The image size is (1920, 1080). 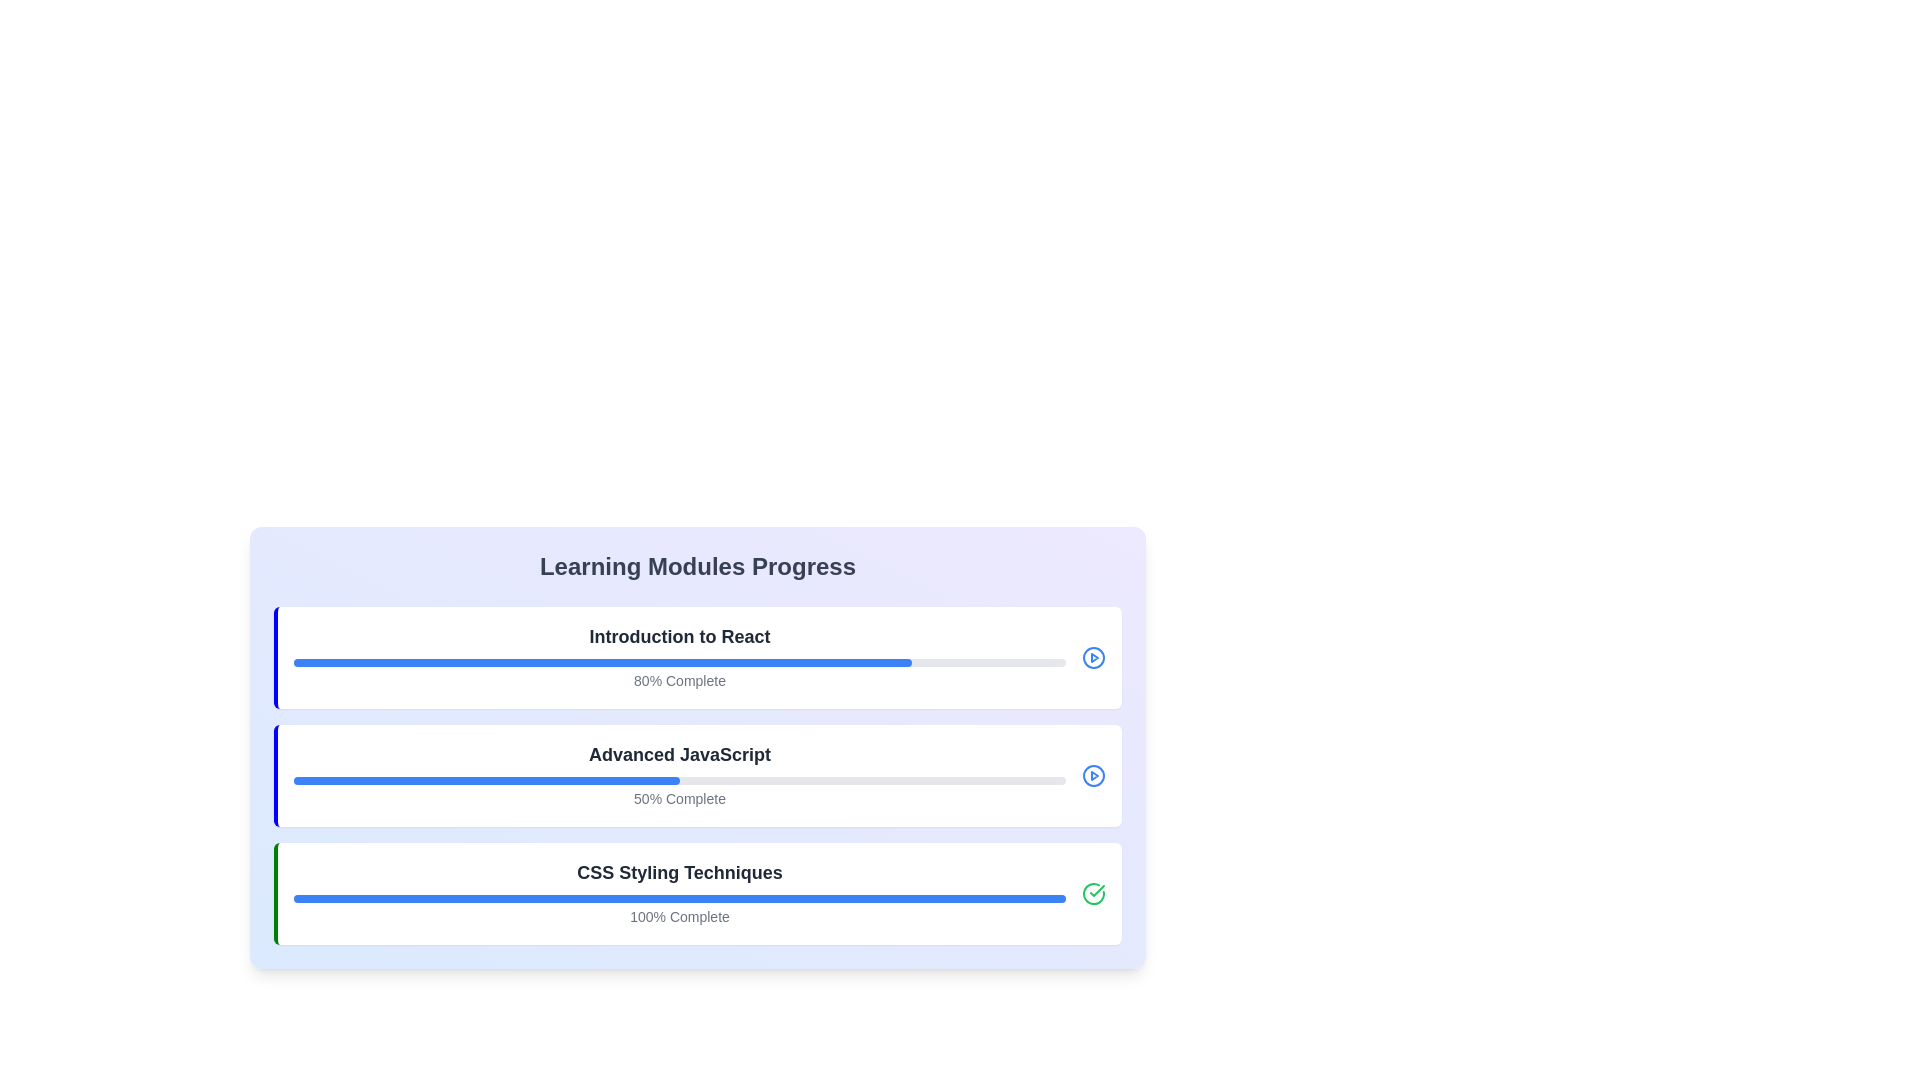 I want to click on the text label indicating the completion percentage of the 'Advanced JavaScript' module, located beneath its progress bar, so click(x=680, y=797).